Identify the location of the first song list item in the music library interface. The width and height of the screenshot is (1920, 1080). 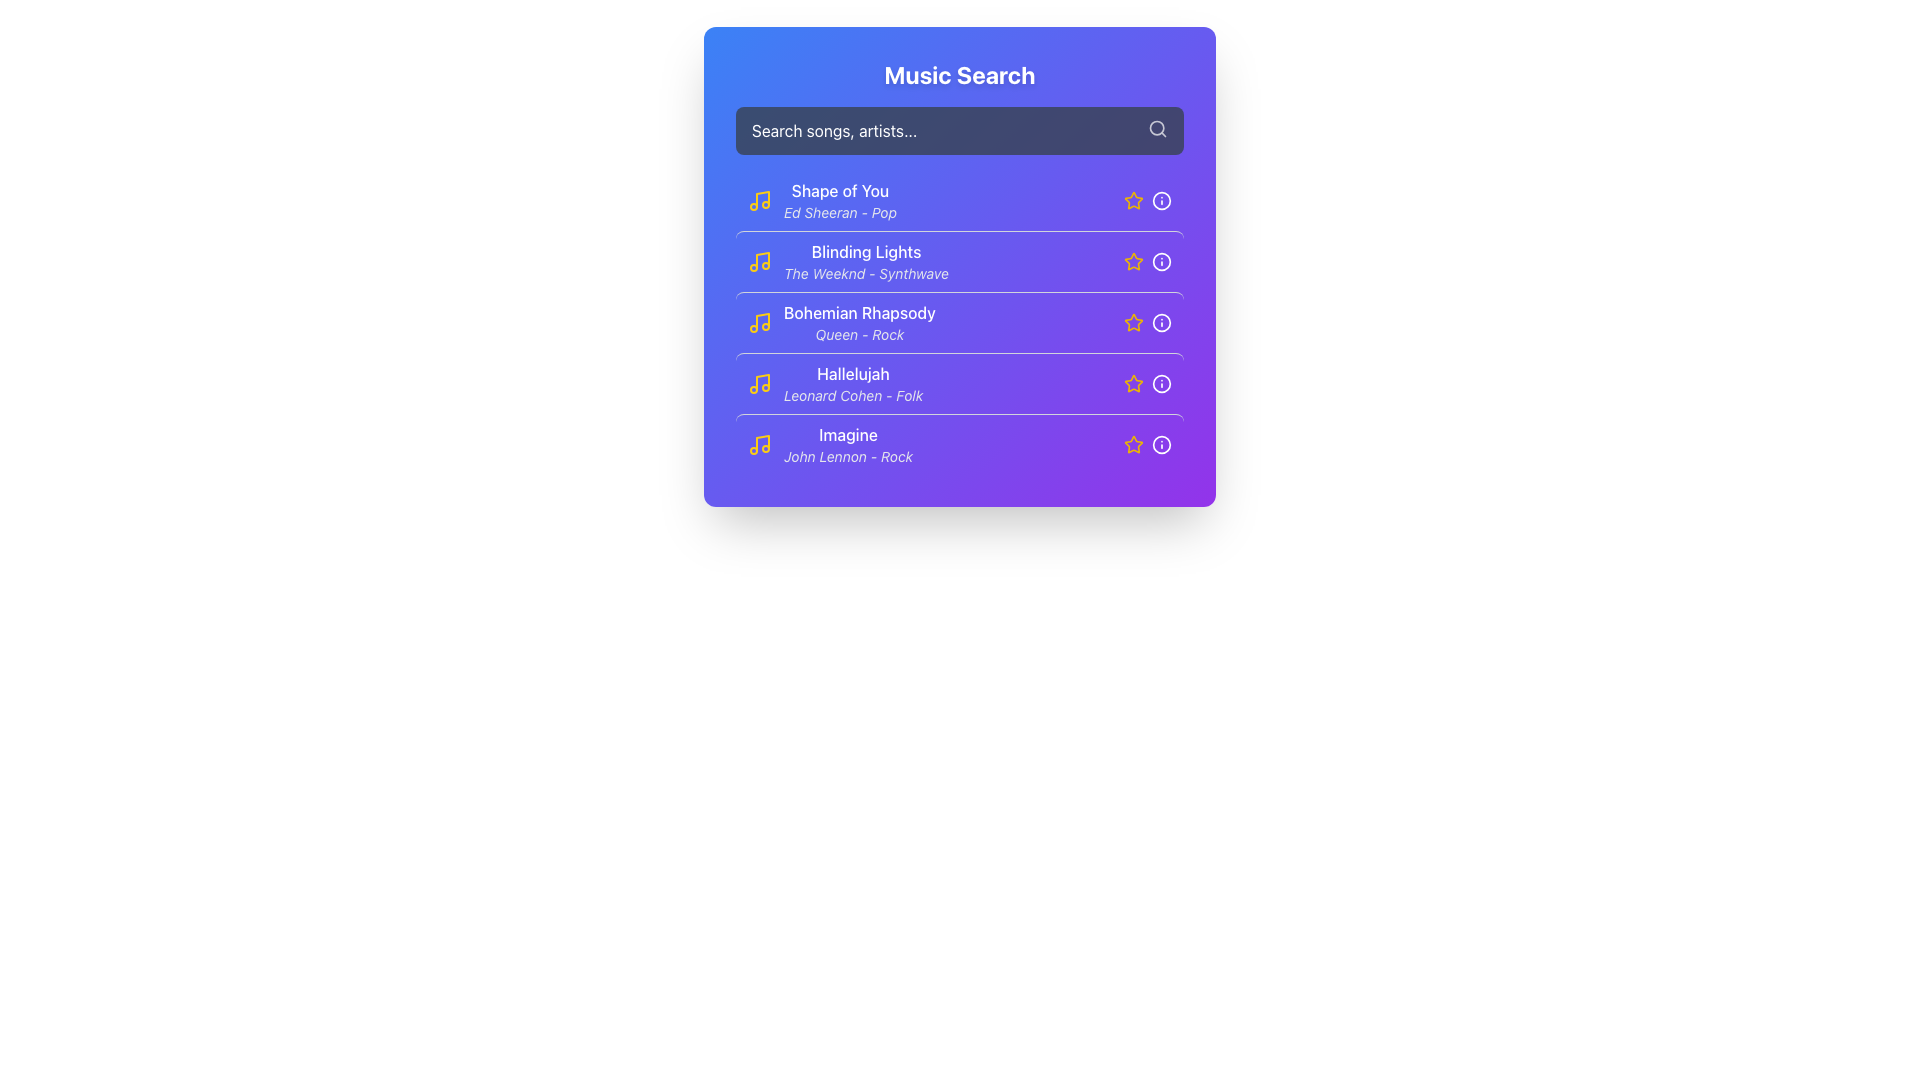
(822, 200).